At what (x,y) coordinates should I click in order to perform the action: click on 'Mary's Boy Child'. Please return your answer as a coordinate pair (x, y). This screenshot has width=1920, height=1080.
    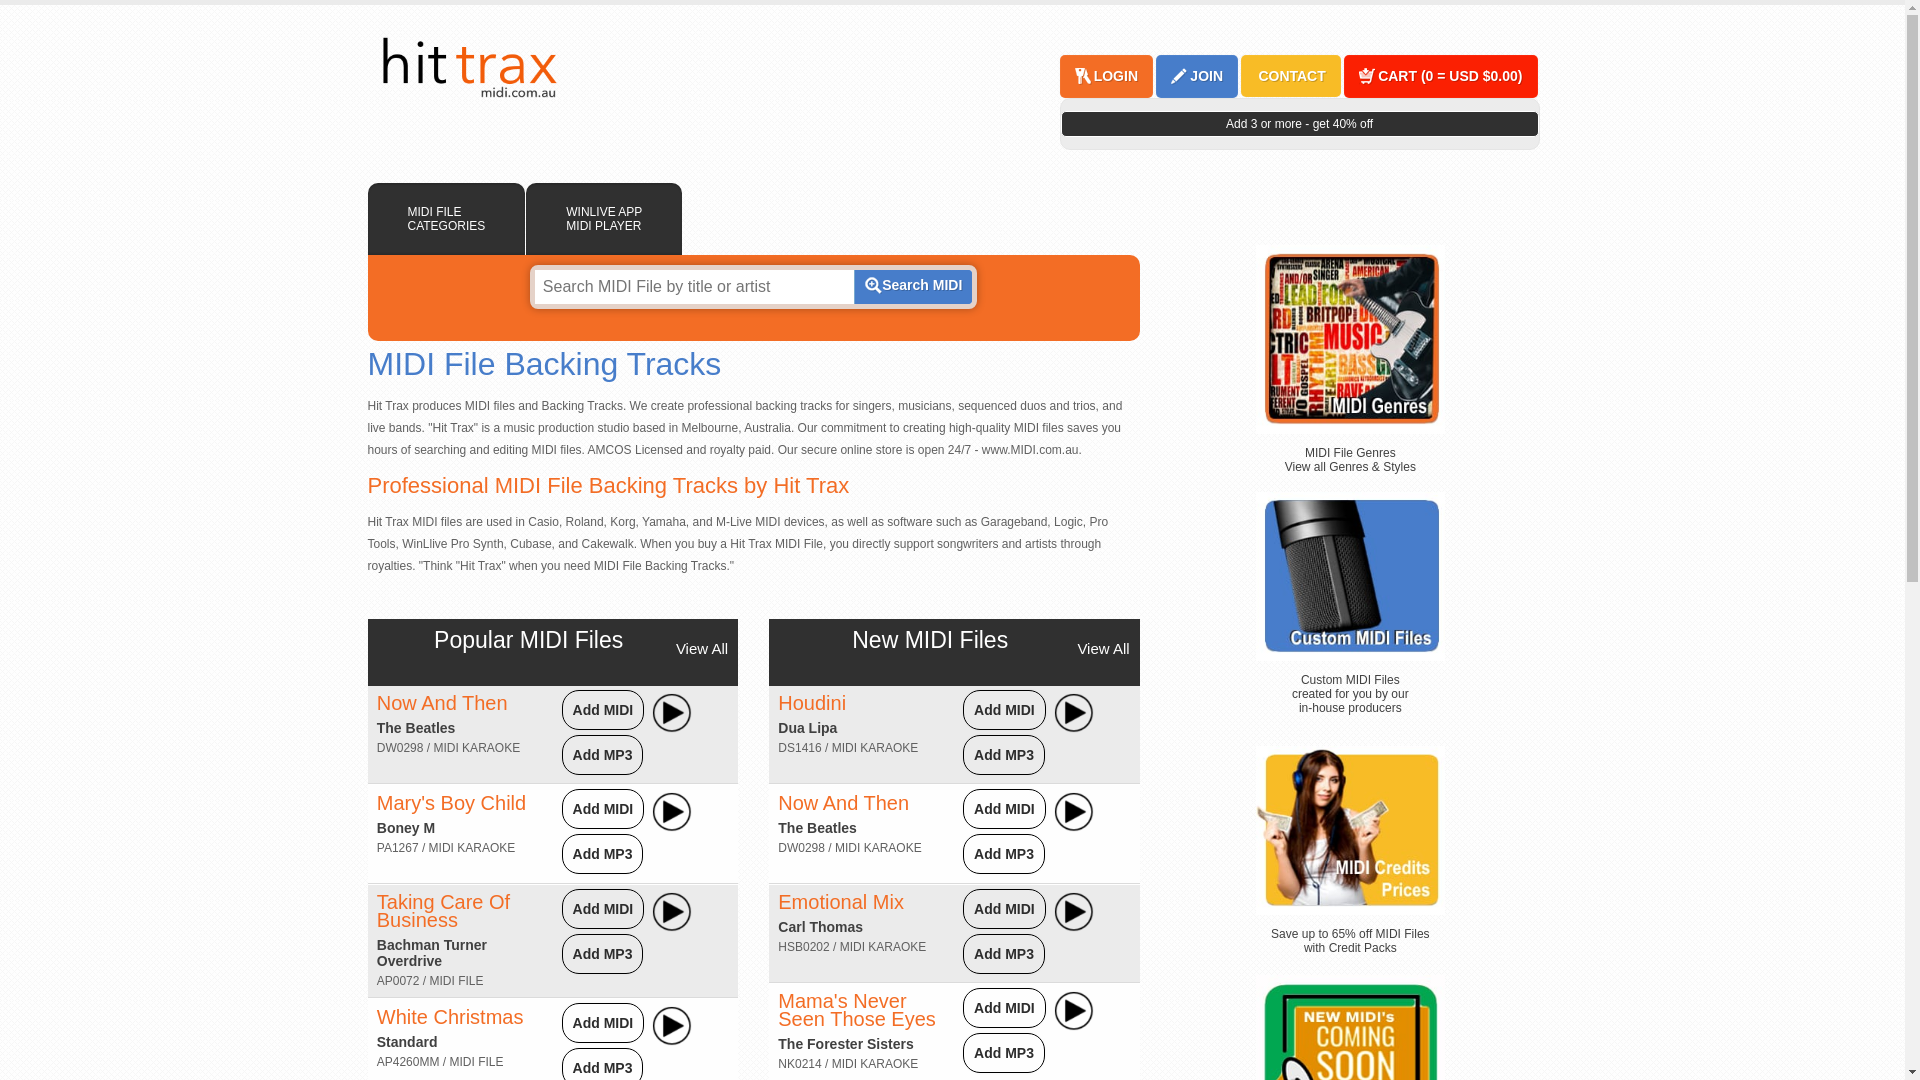
    Looking at the image, I should click on (450, 801).